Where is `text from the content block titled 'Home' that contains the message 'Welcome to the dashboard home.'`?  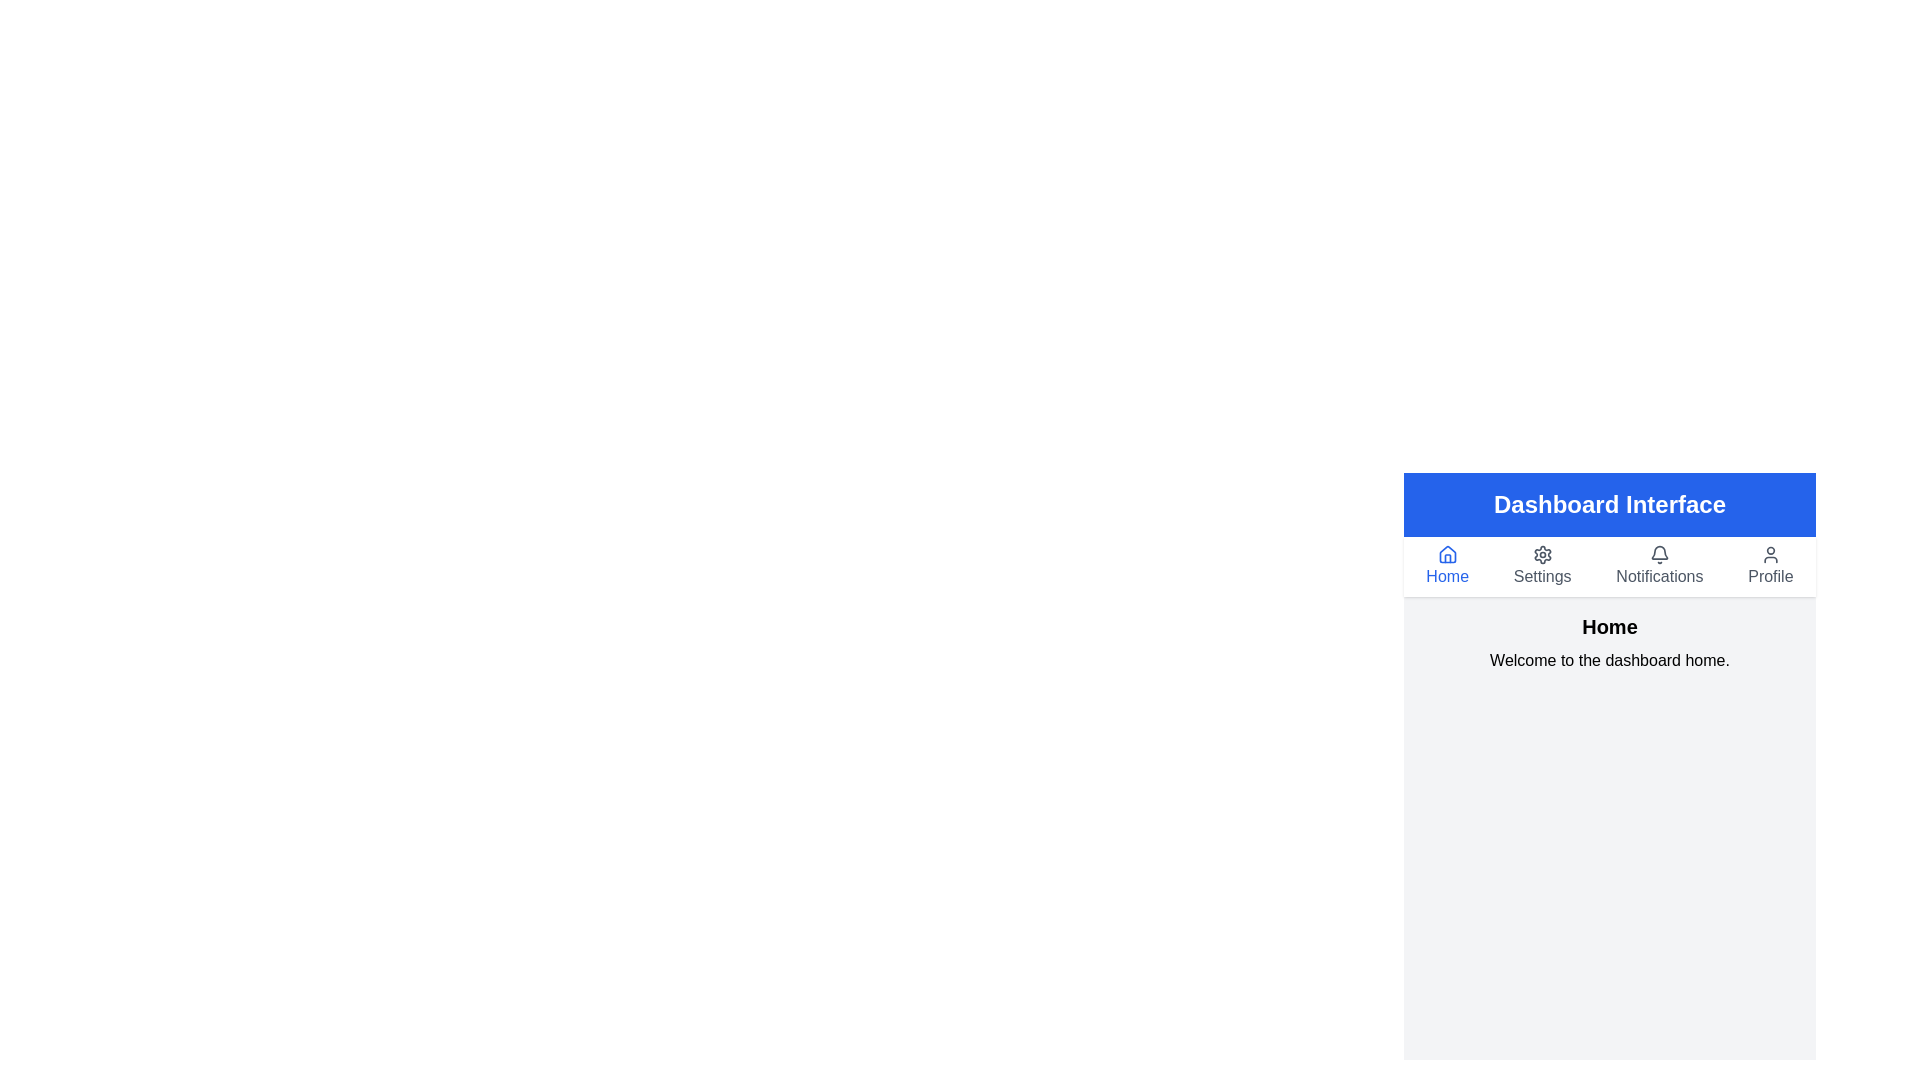
text from the content block titled 'Home' that contains the message 'Welcome to the dashboard home.' is located at coordinates (1609, 643).